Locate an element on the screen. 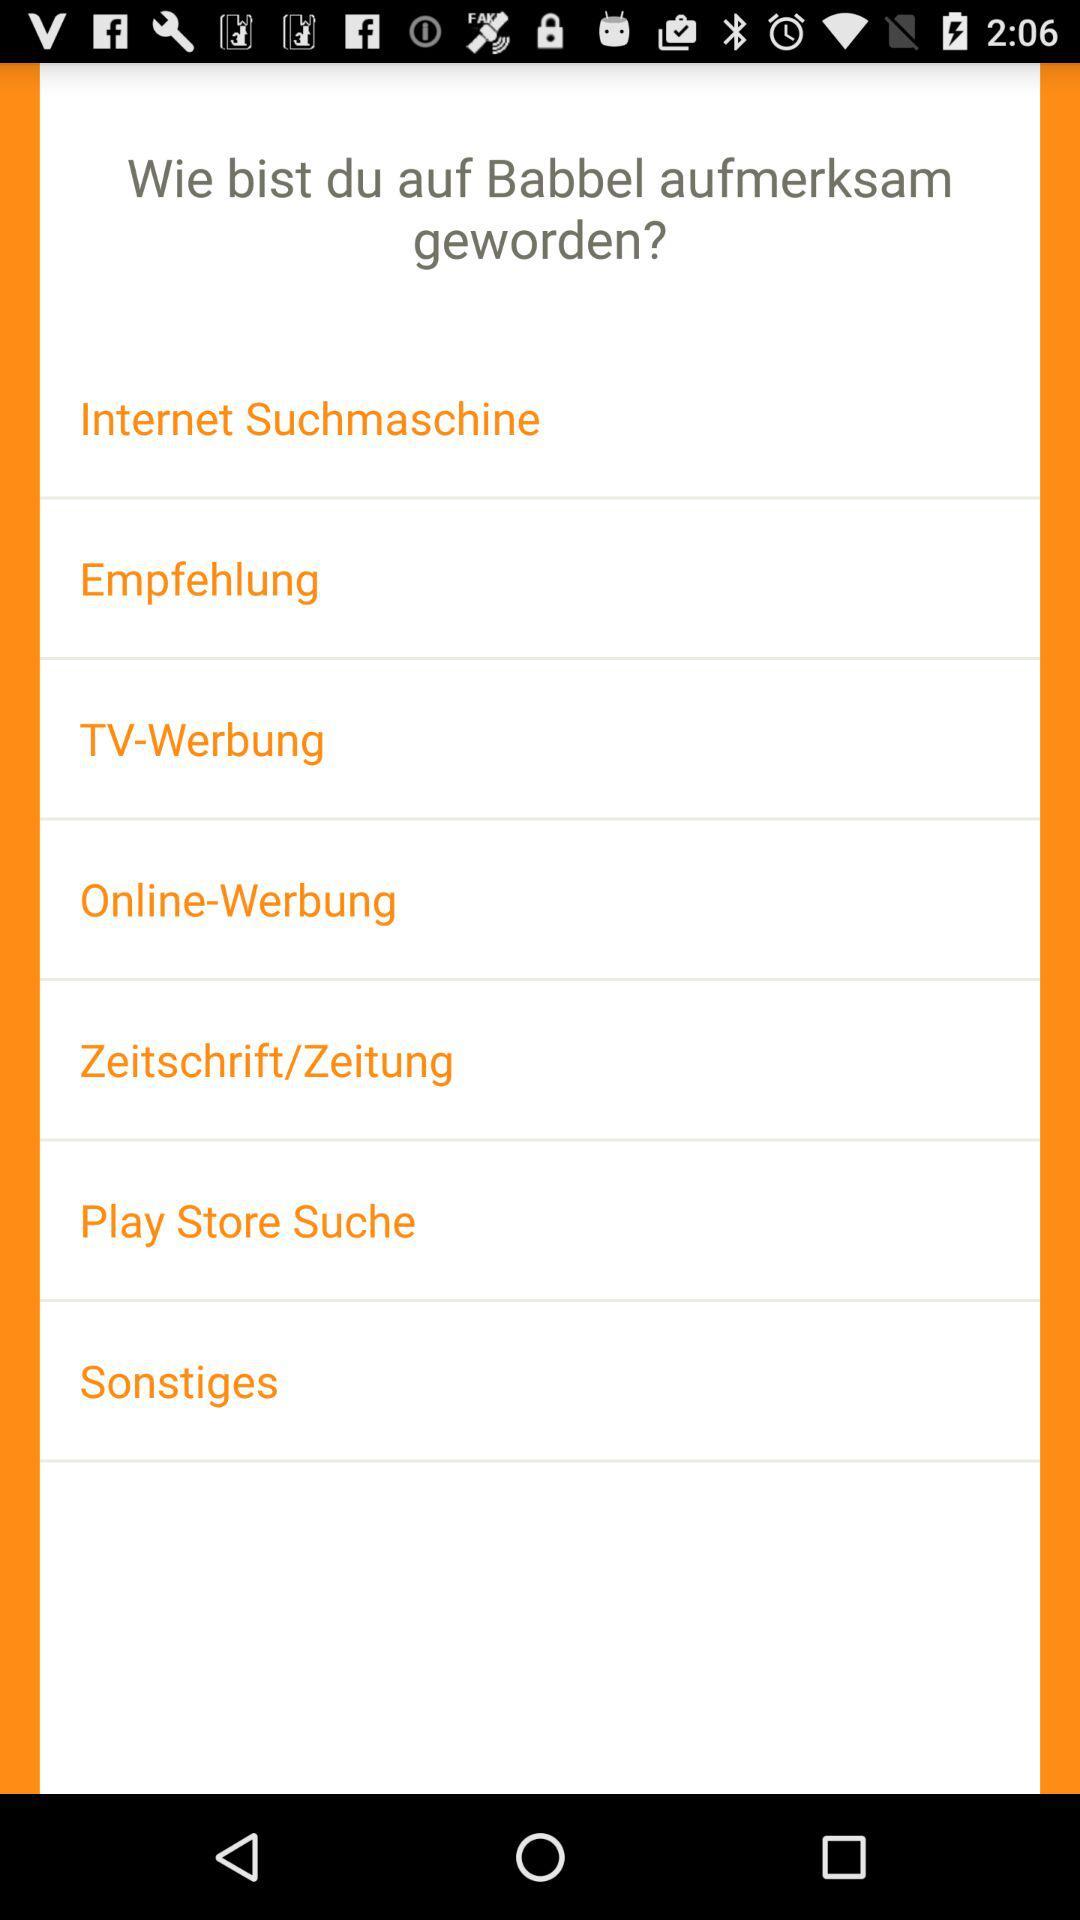 The height and width of the screenshot is (1920, 1080). icon below the online-werbung is located at coordinates (540, 1058).